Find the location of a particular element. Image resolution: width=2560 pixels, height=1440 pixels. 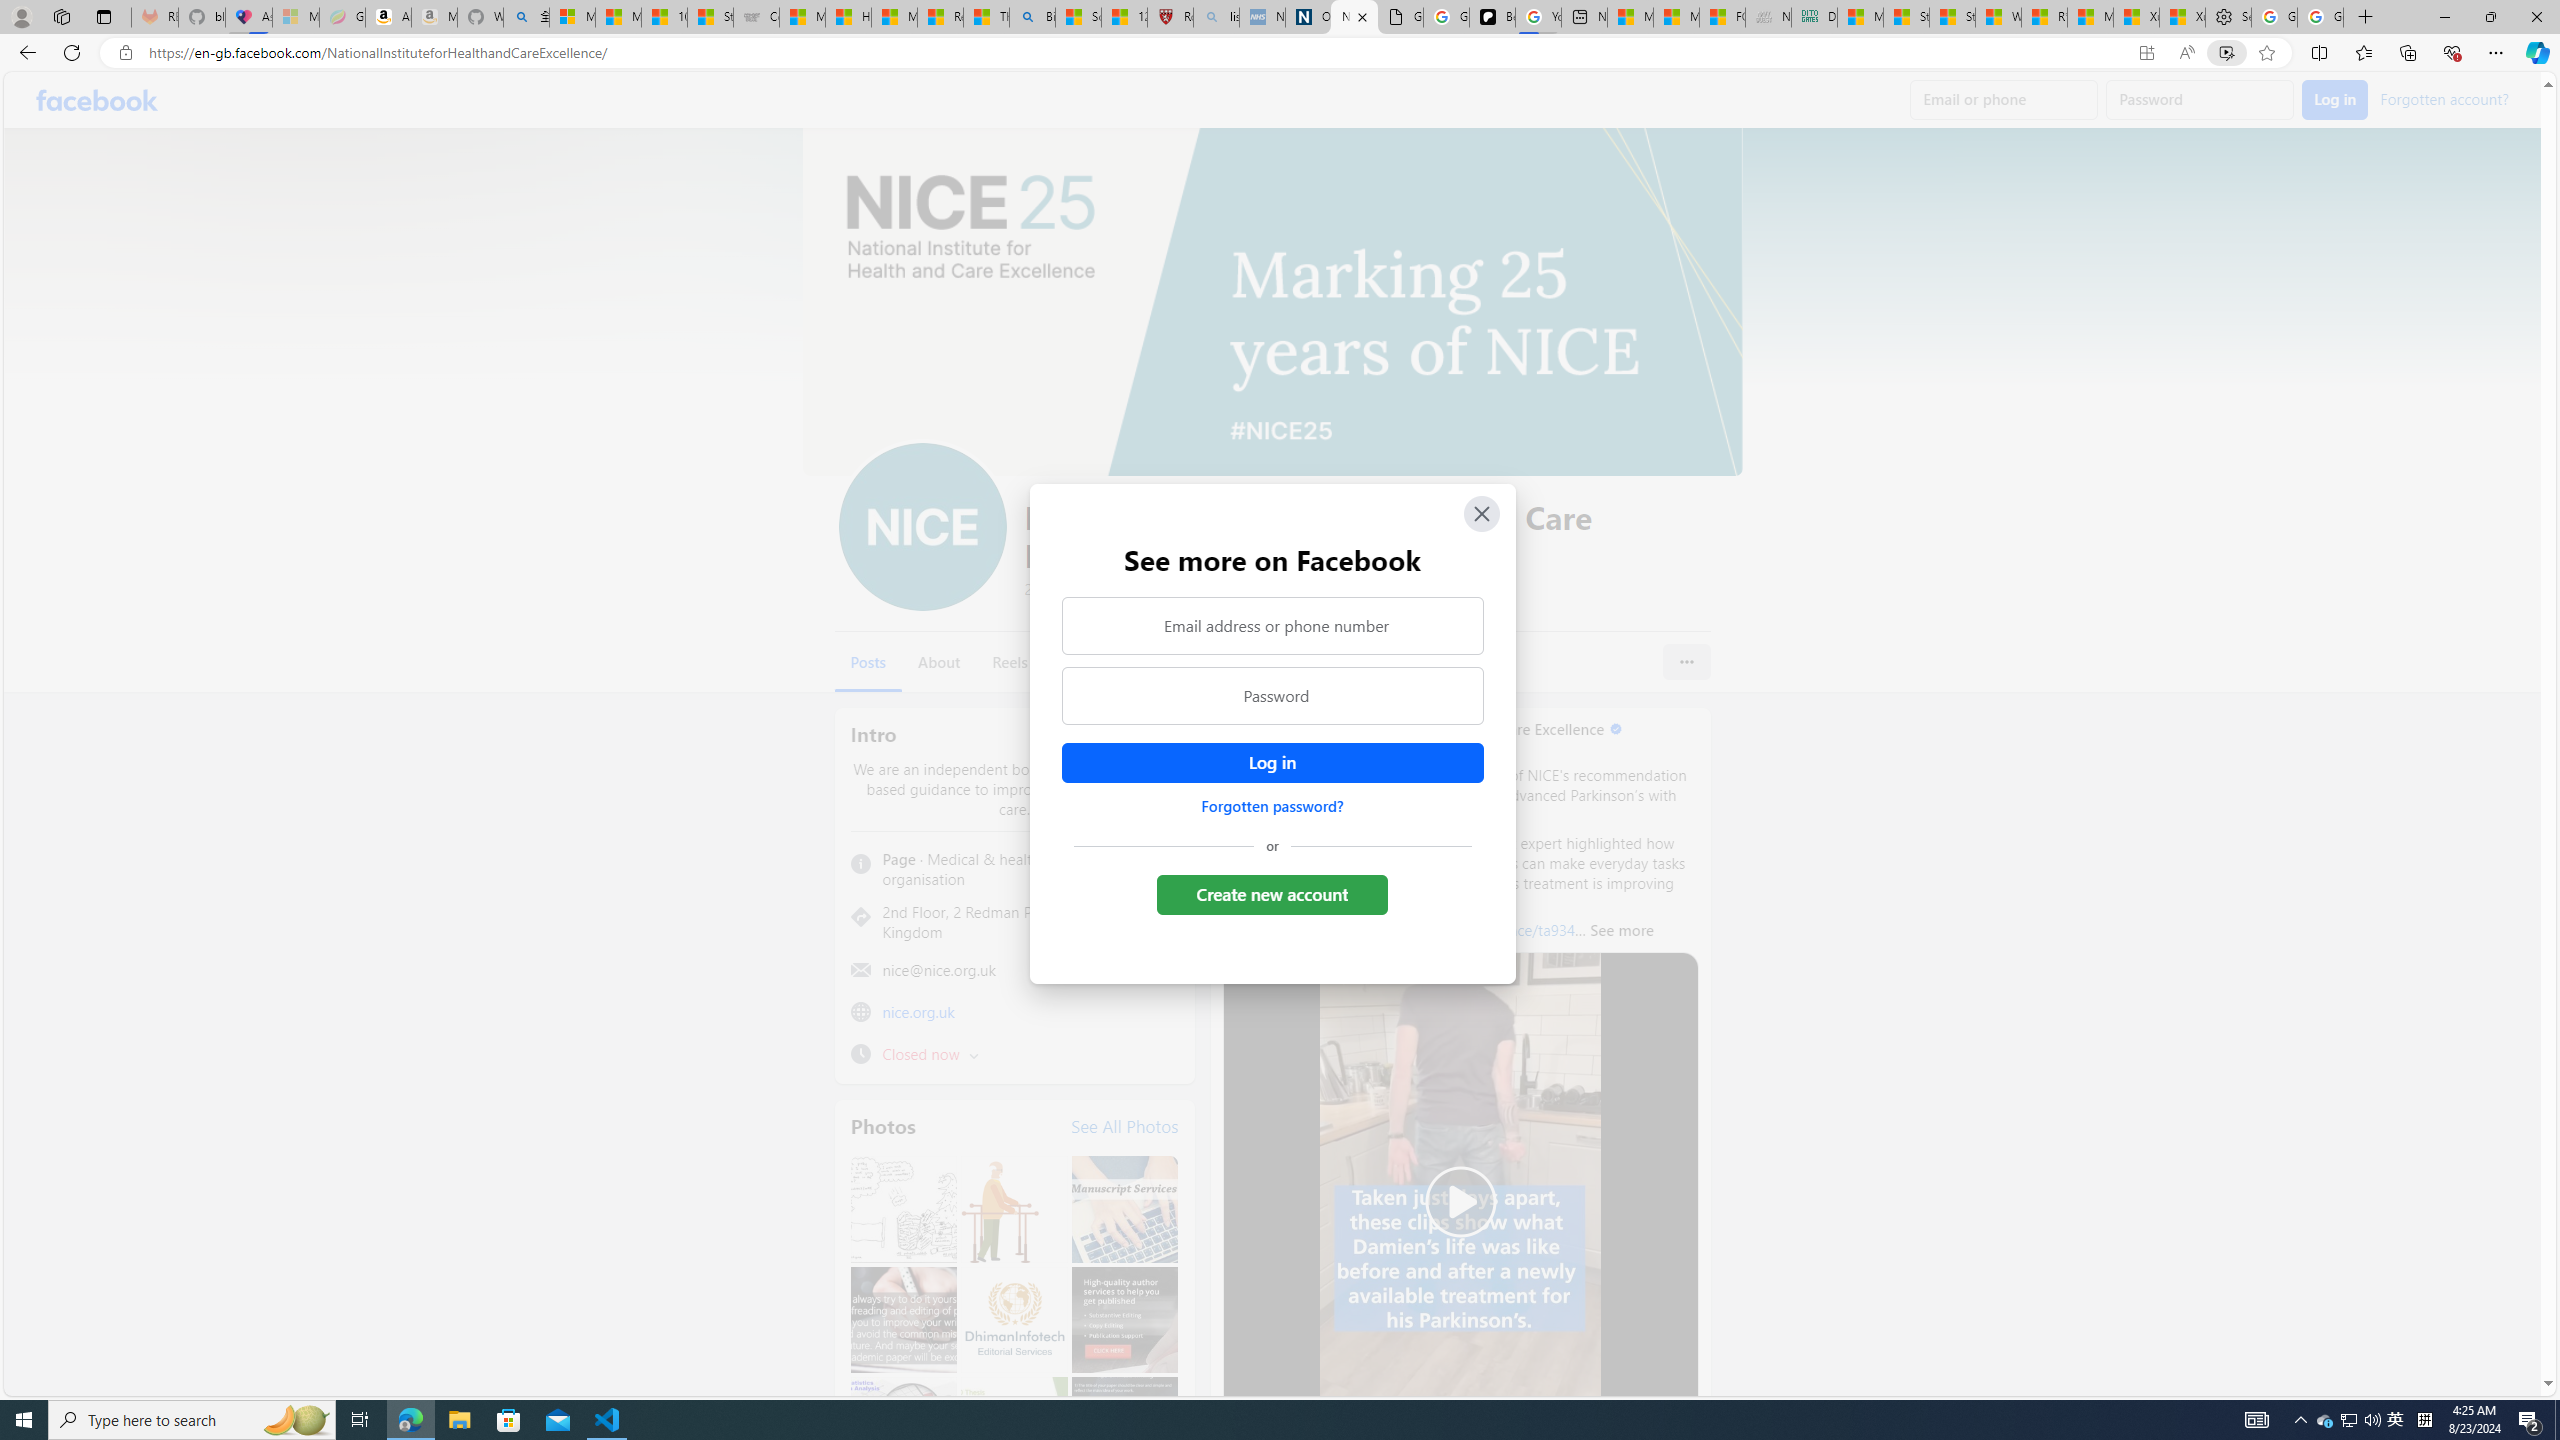

'Forgotten password?' is located at coordinates (1271, 805).